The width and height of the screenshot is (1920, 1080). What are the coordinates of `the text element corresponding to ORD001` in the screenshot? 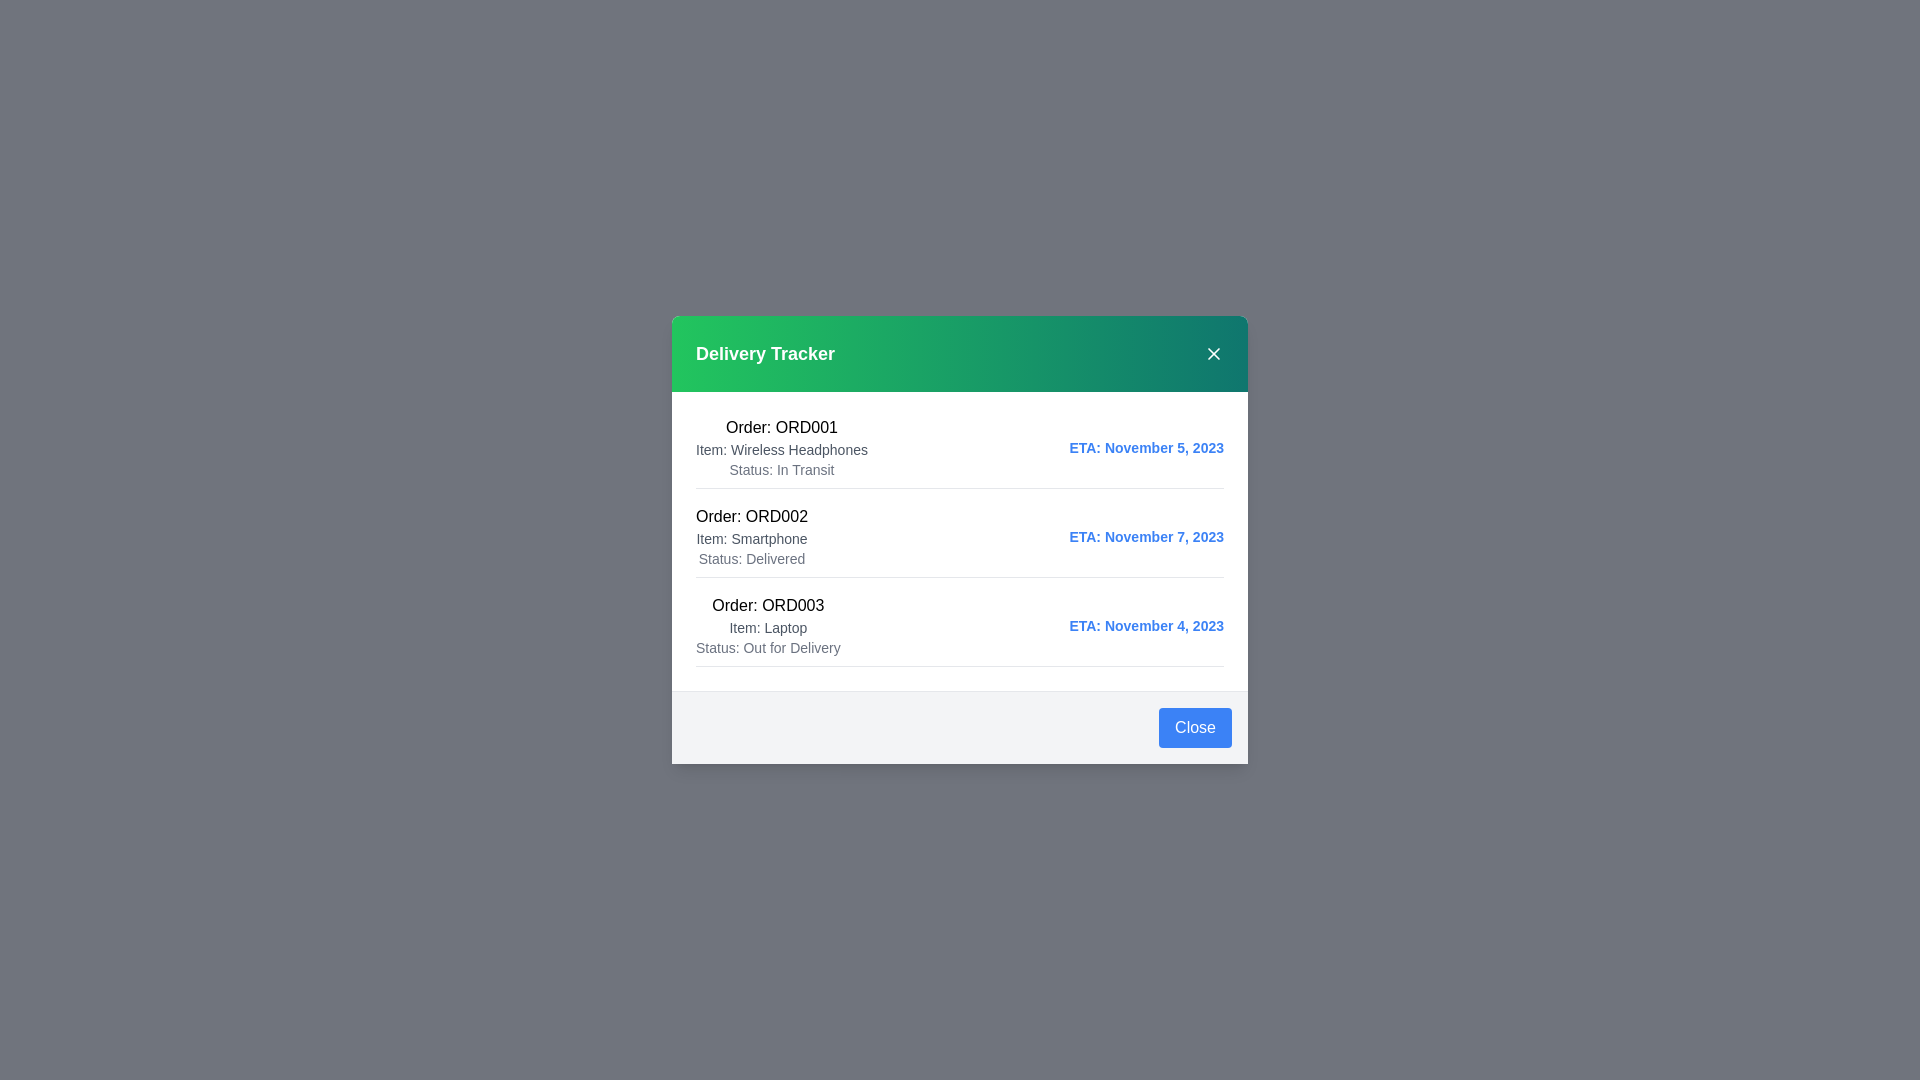 It's located at (781, 427).